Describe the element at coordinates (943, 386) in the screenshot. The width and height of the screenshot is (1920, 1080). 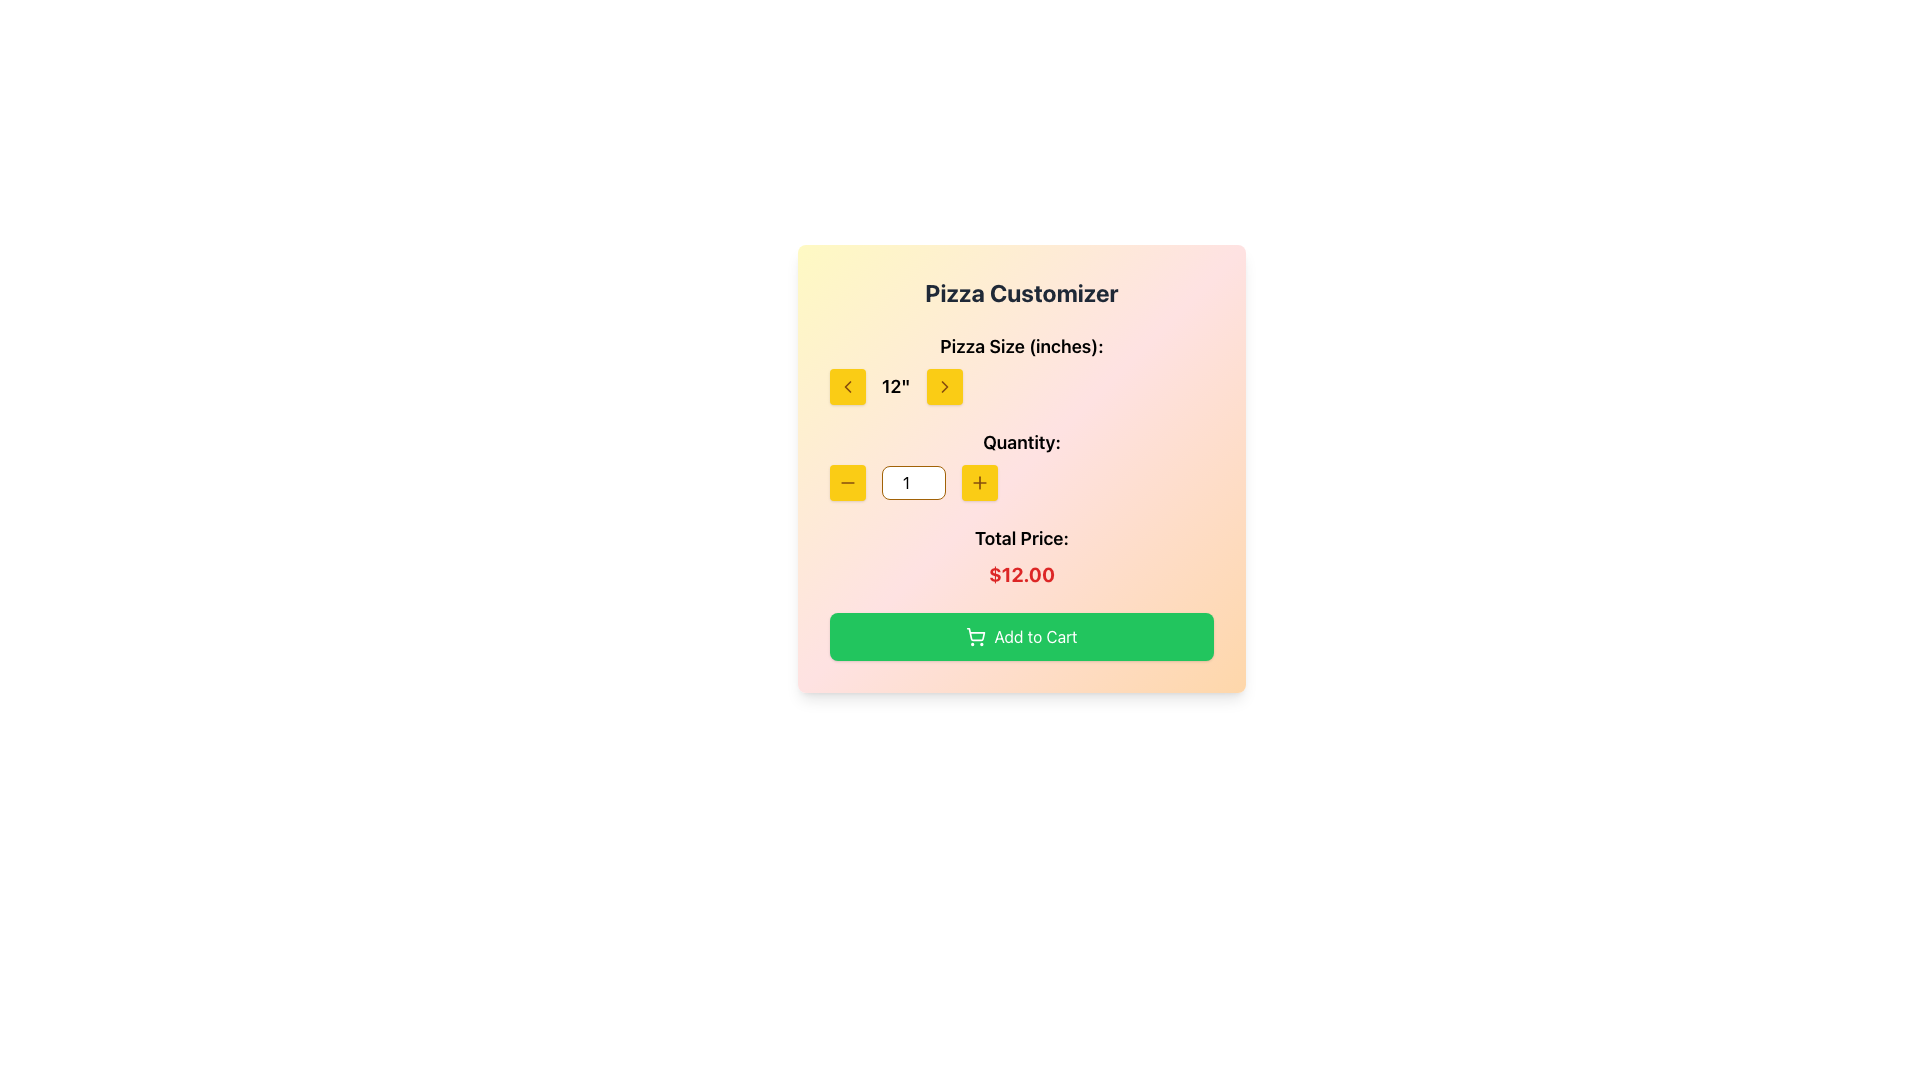
I see `the Right arrow icon (SVG) located immediately to the right of the text '12' in the 'Pizza Size (inches)' dropdown` at that location.